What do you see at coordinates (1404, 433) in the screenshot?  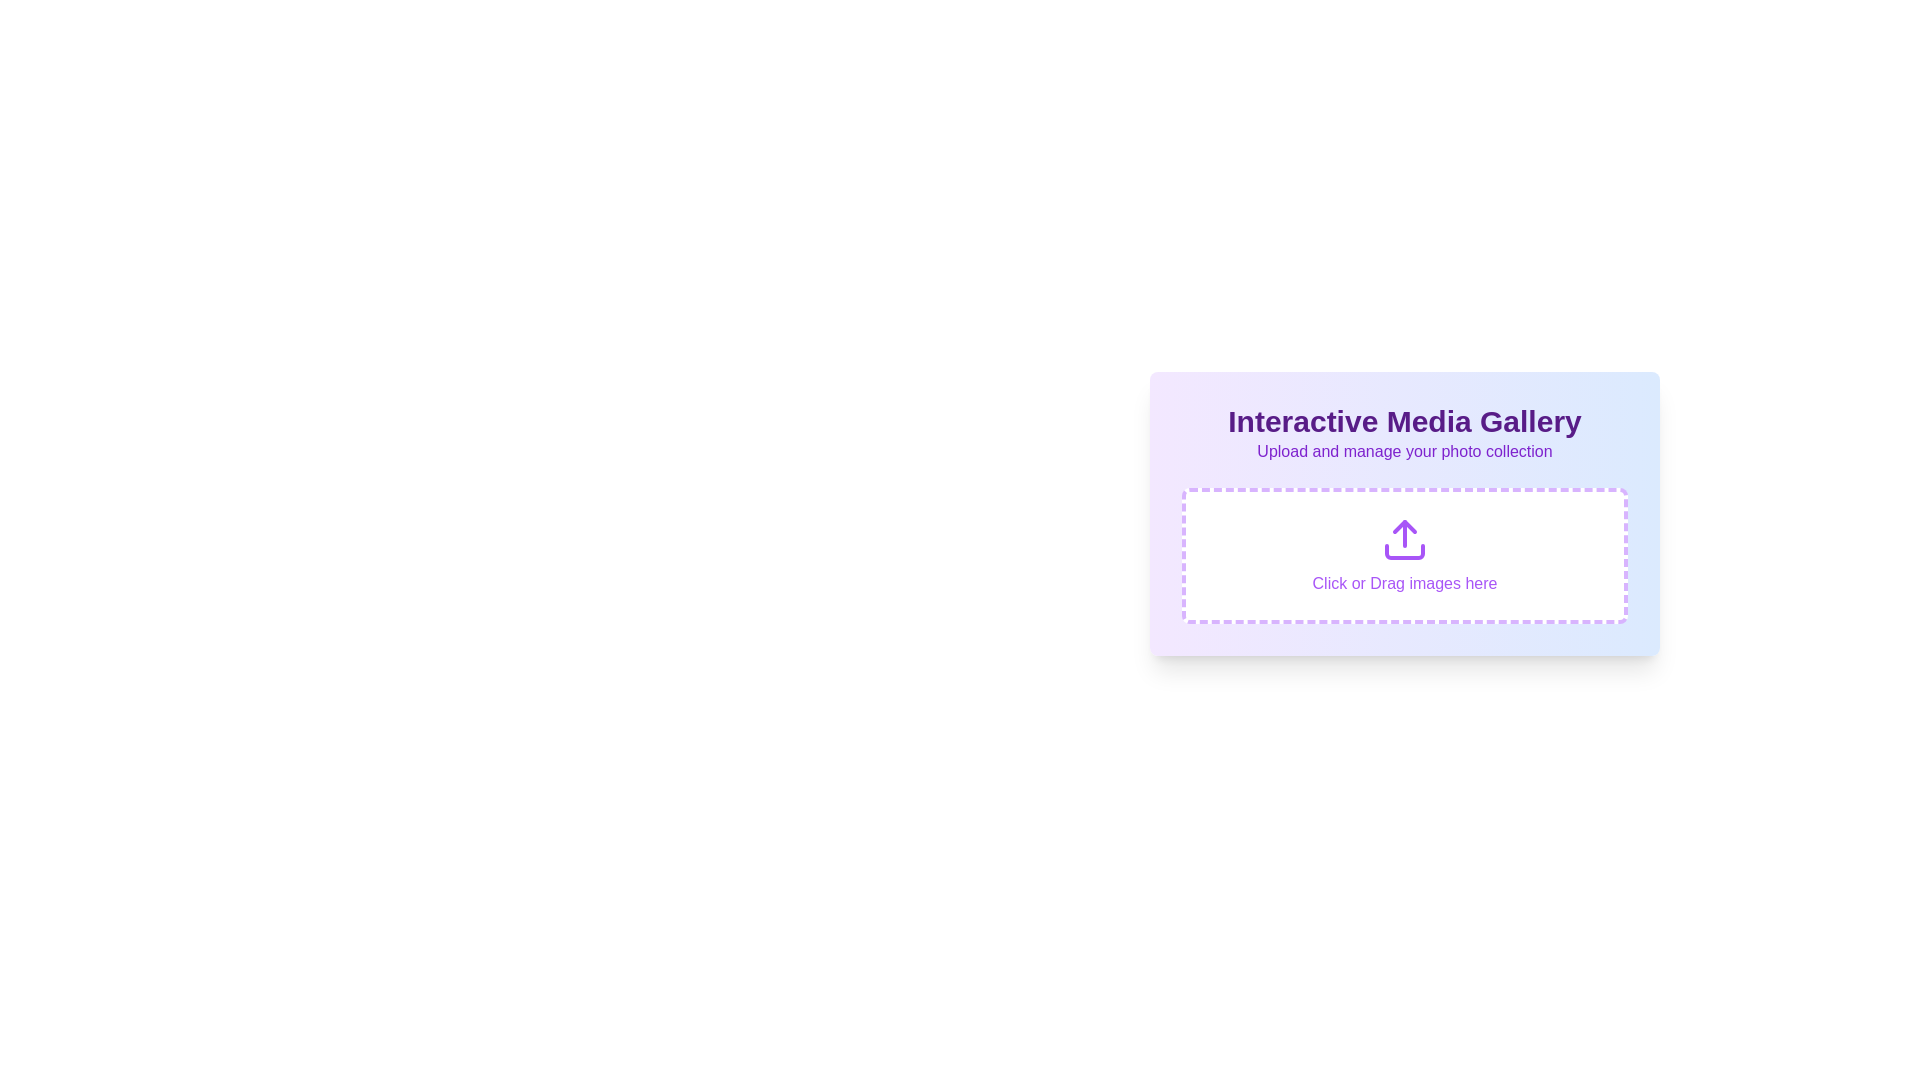 I see `the text block that describes the section's functionality for uploading and managing photo collections, which is positioned above the 'Click or Drag images here' instruction and the upload icon` at bounding box center [1404, 433].